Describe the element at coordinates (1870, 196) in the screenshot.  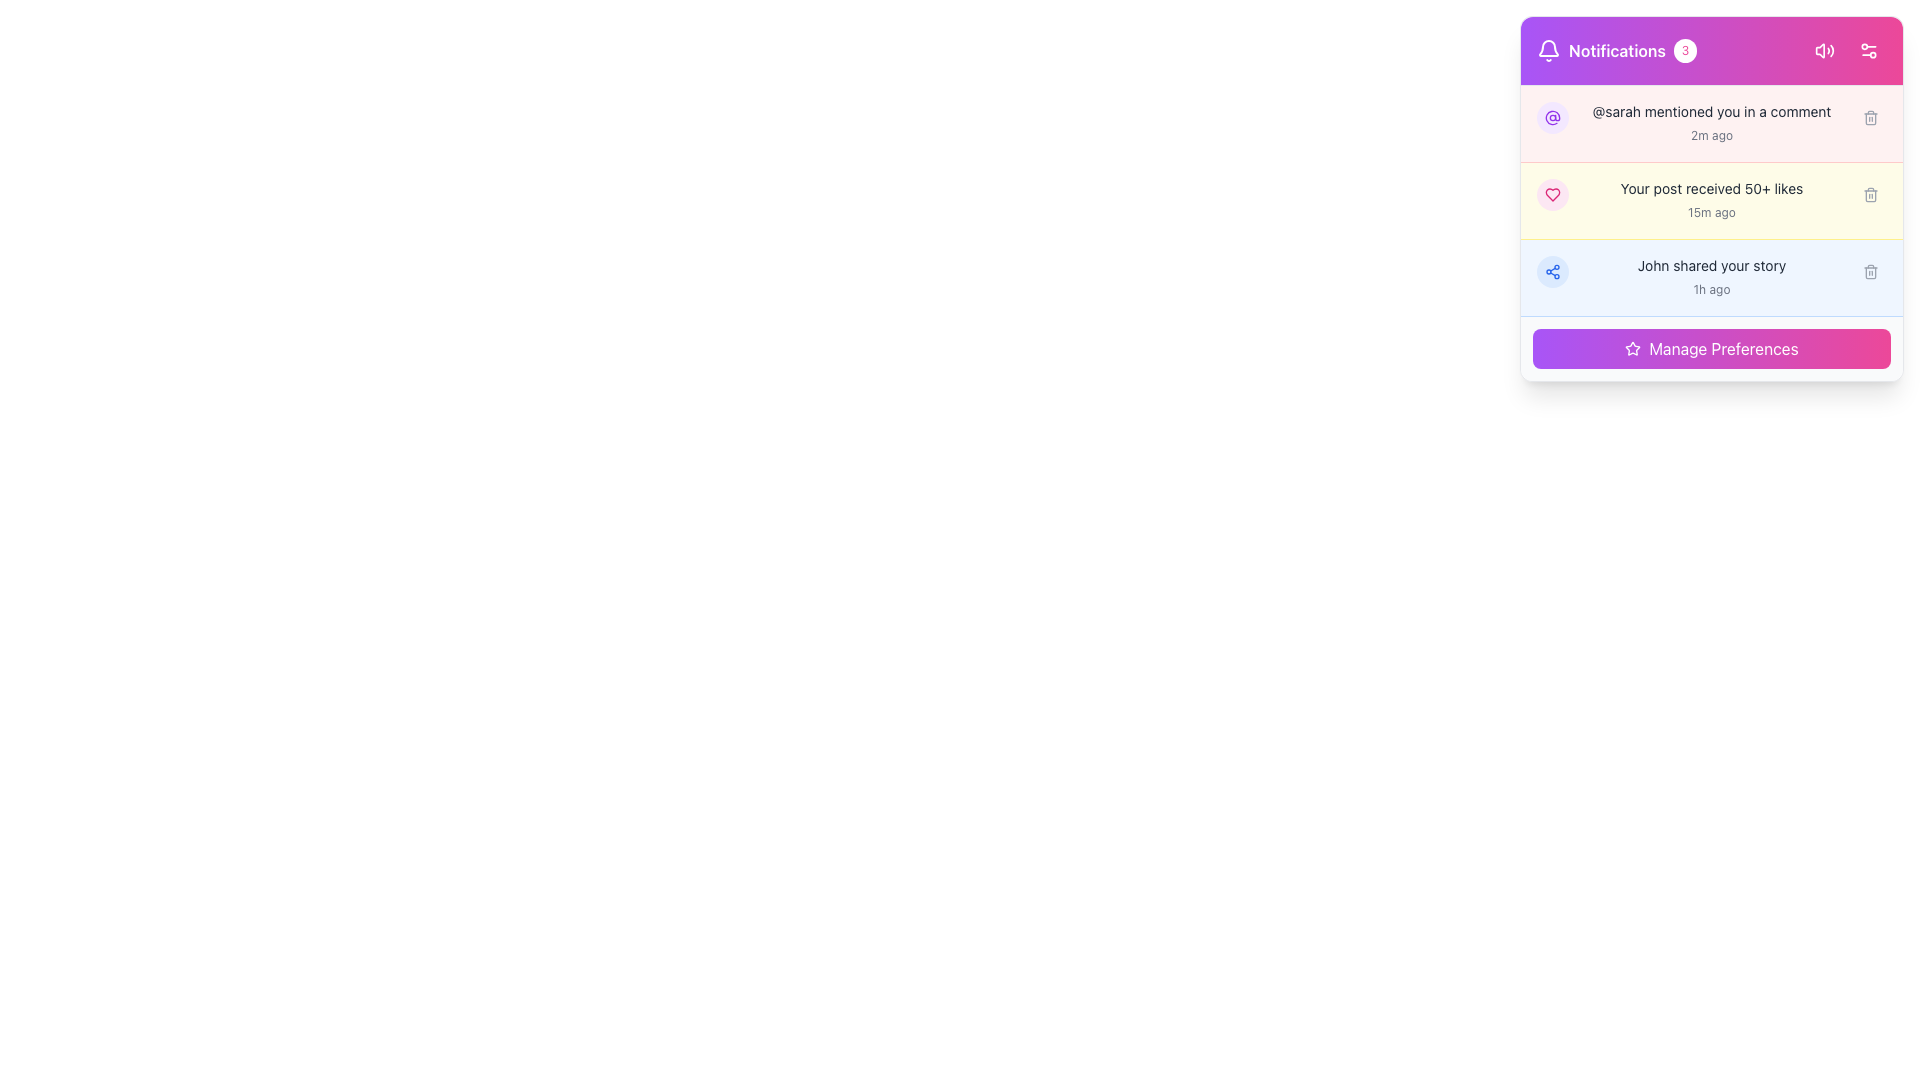
I see `the trash bin icon located in the top-right corner of the notification card with a yellow background that states 'Your post received 50+ likes'` at that location.